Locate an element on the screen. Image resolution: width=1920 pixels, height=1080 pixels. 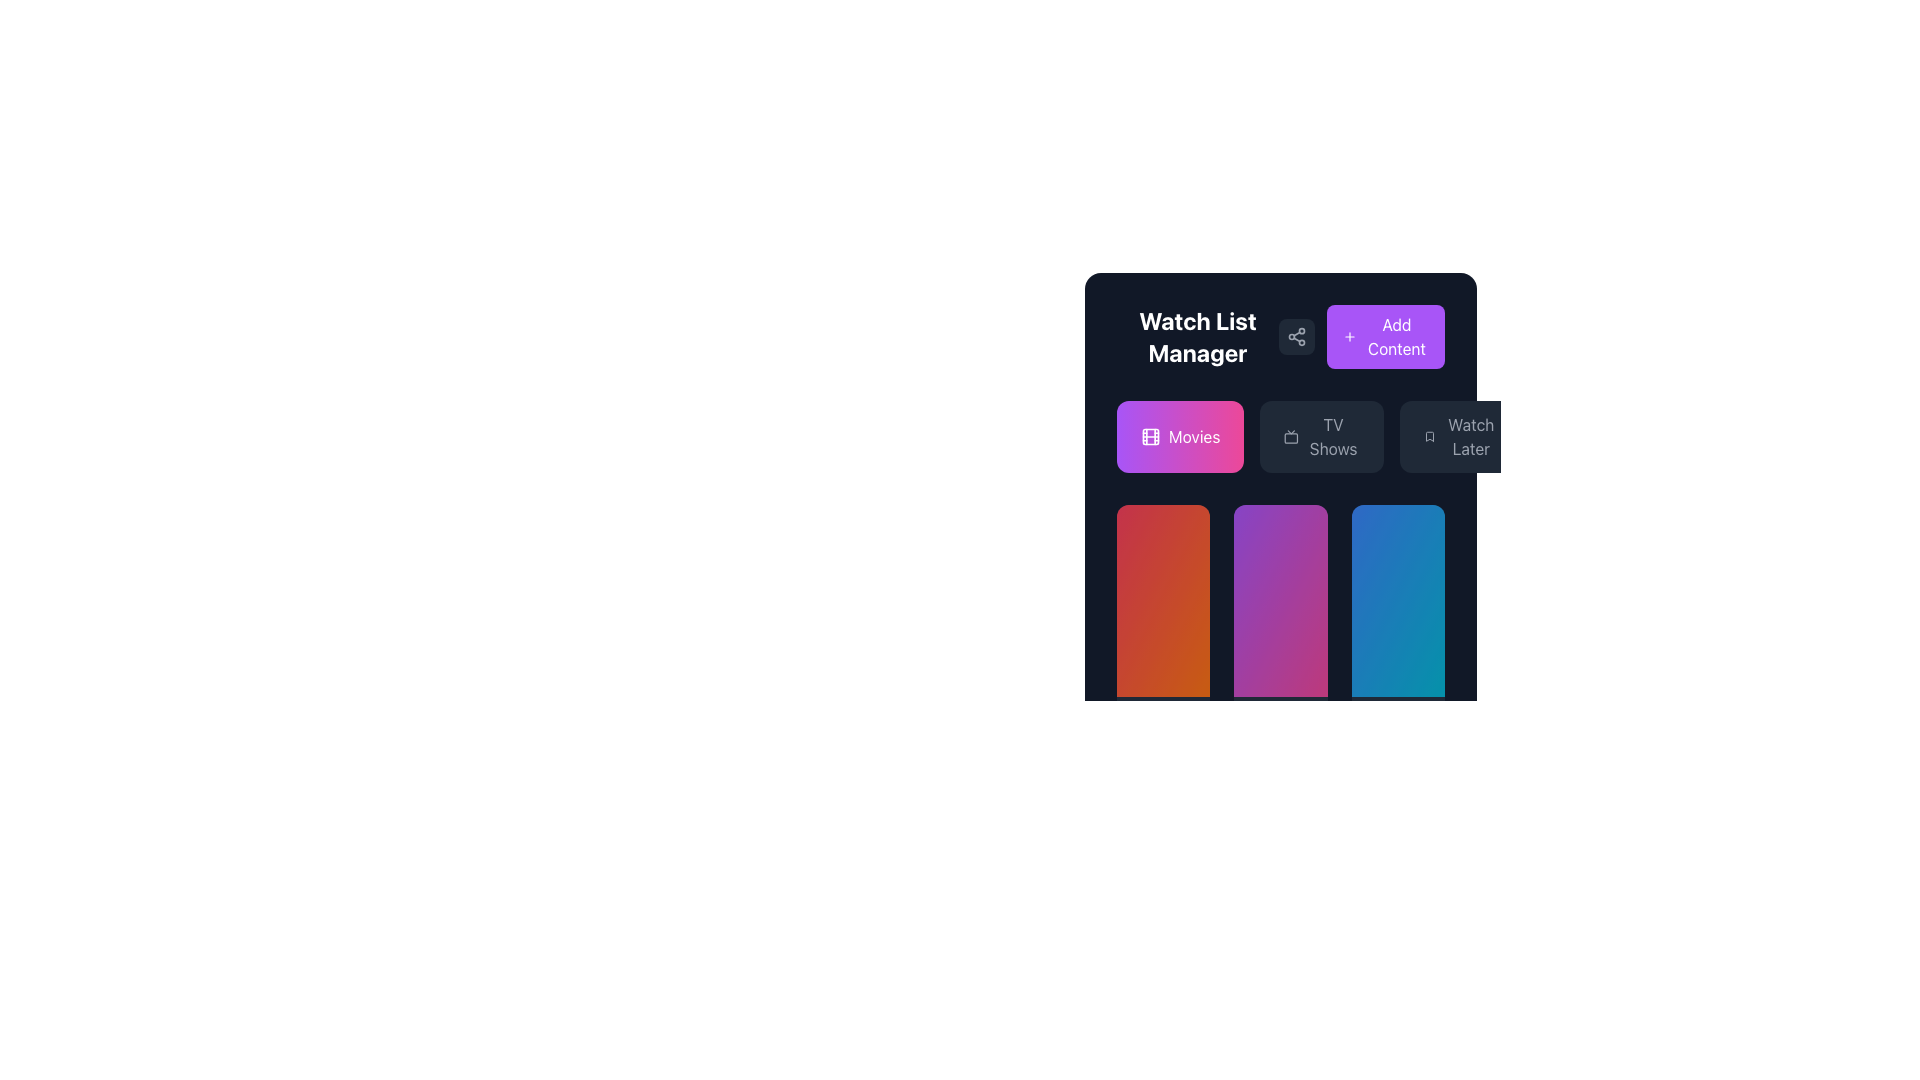
the filmstrip icon graphic element located in the upper-middle section of the application panel is located at coordinates (1151, 435).